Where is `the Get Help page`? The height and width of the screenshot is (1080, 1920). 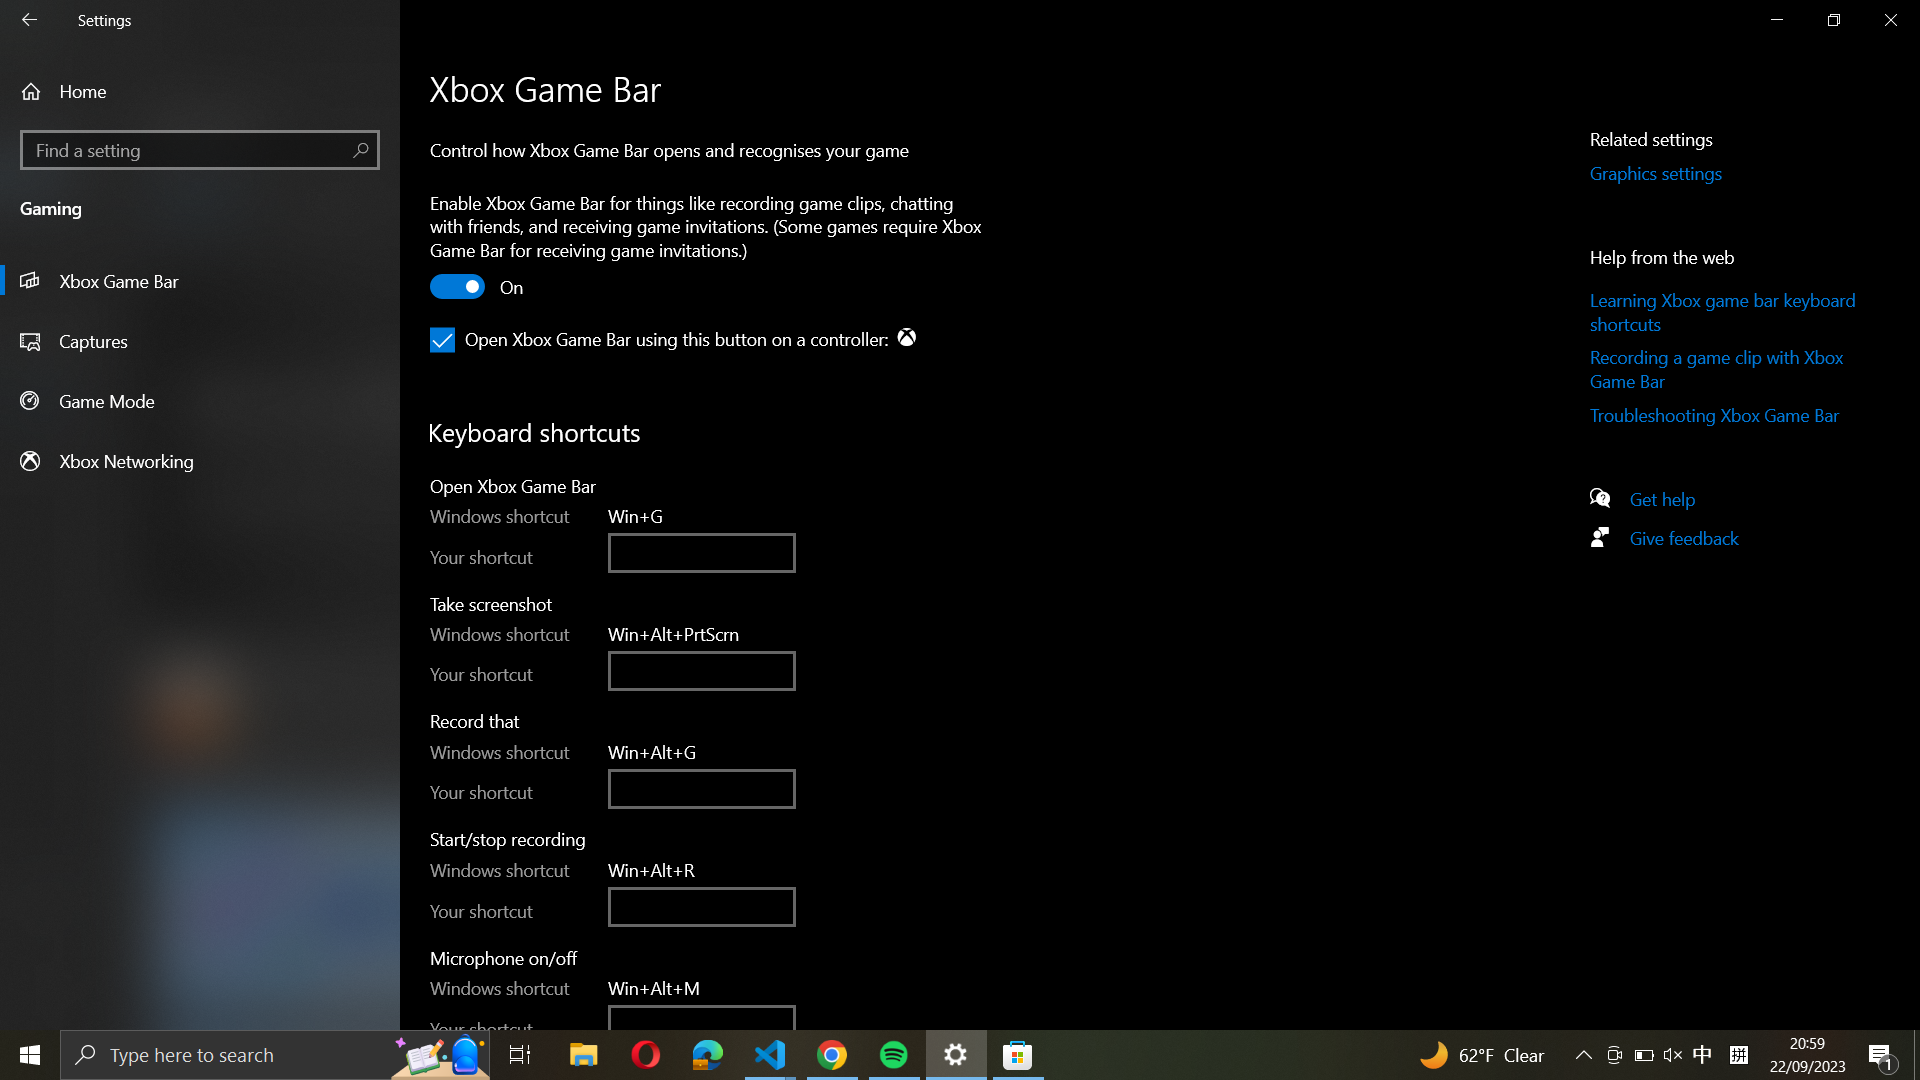
the Get Help page is located at coordinates (1671, 496).